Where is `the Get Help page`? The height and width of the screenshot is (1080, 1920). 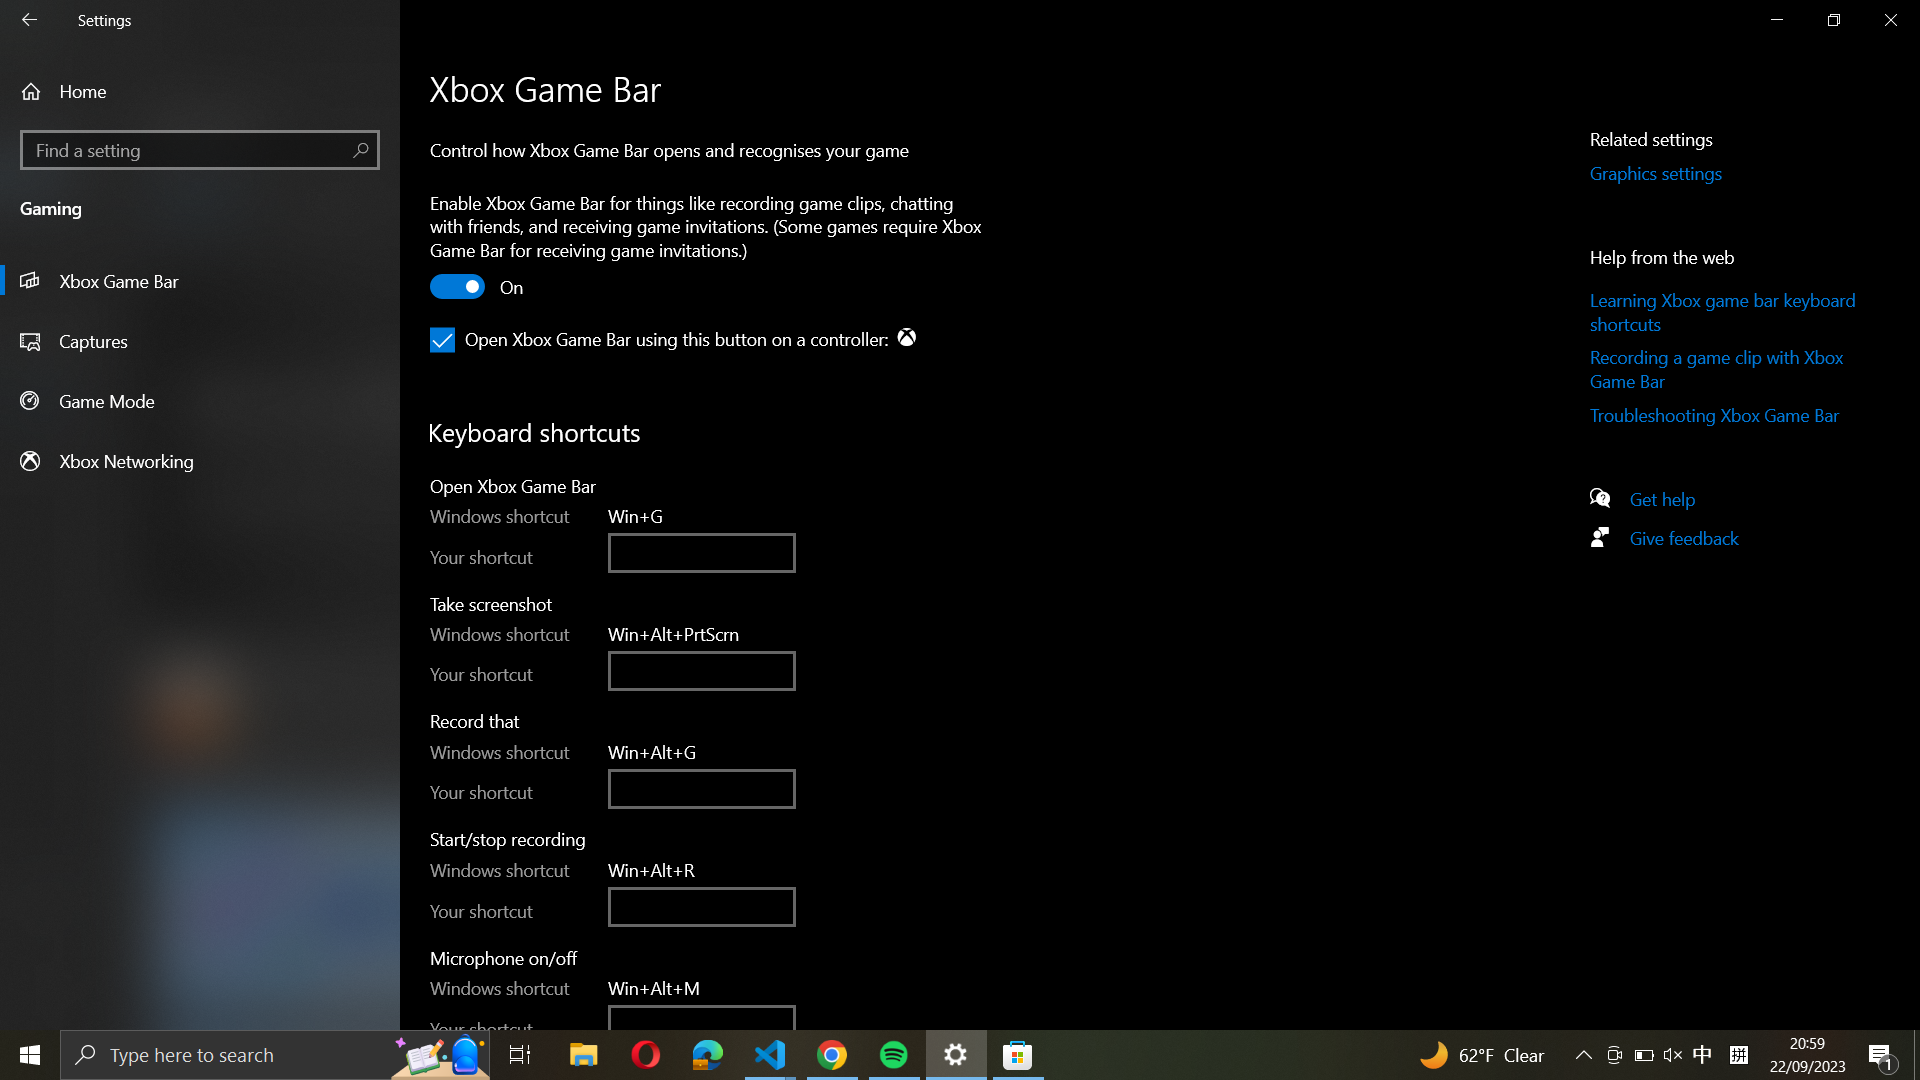
the Get Help page is located at coordinates (1671, 496).